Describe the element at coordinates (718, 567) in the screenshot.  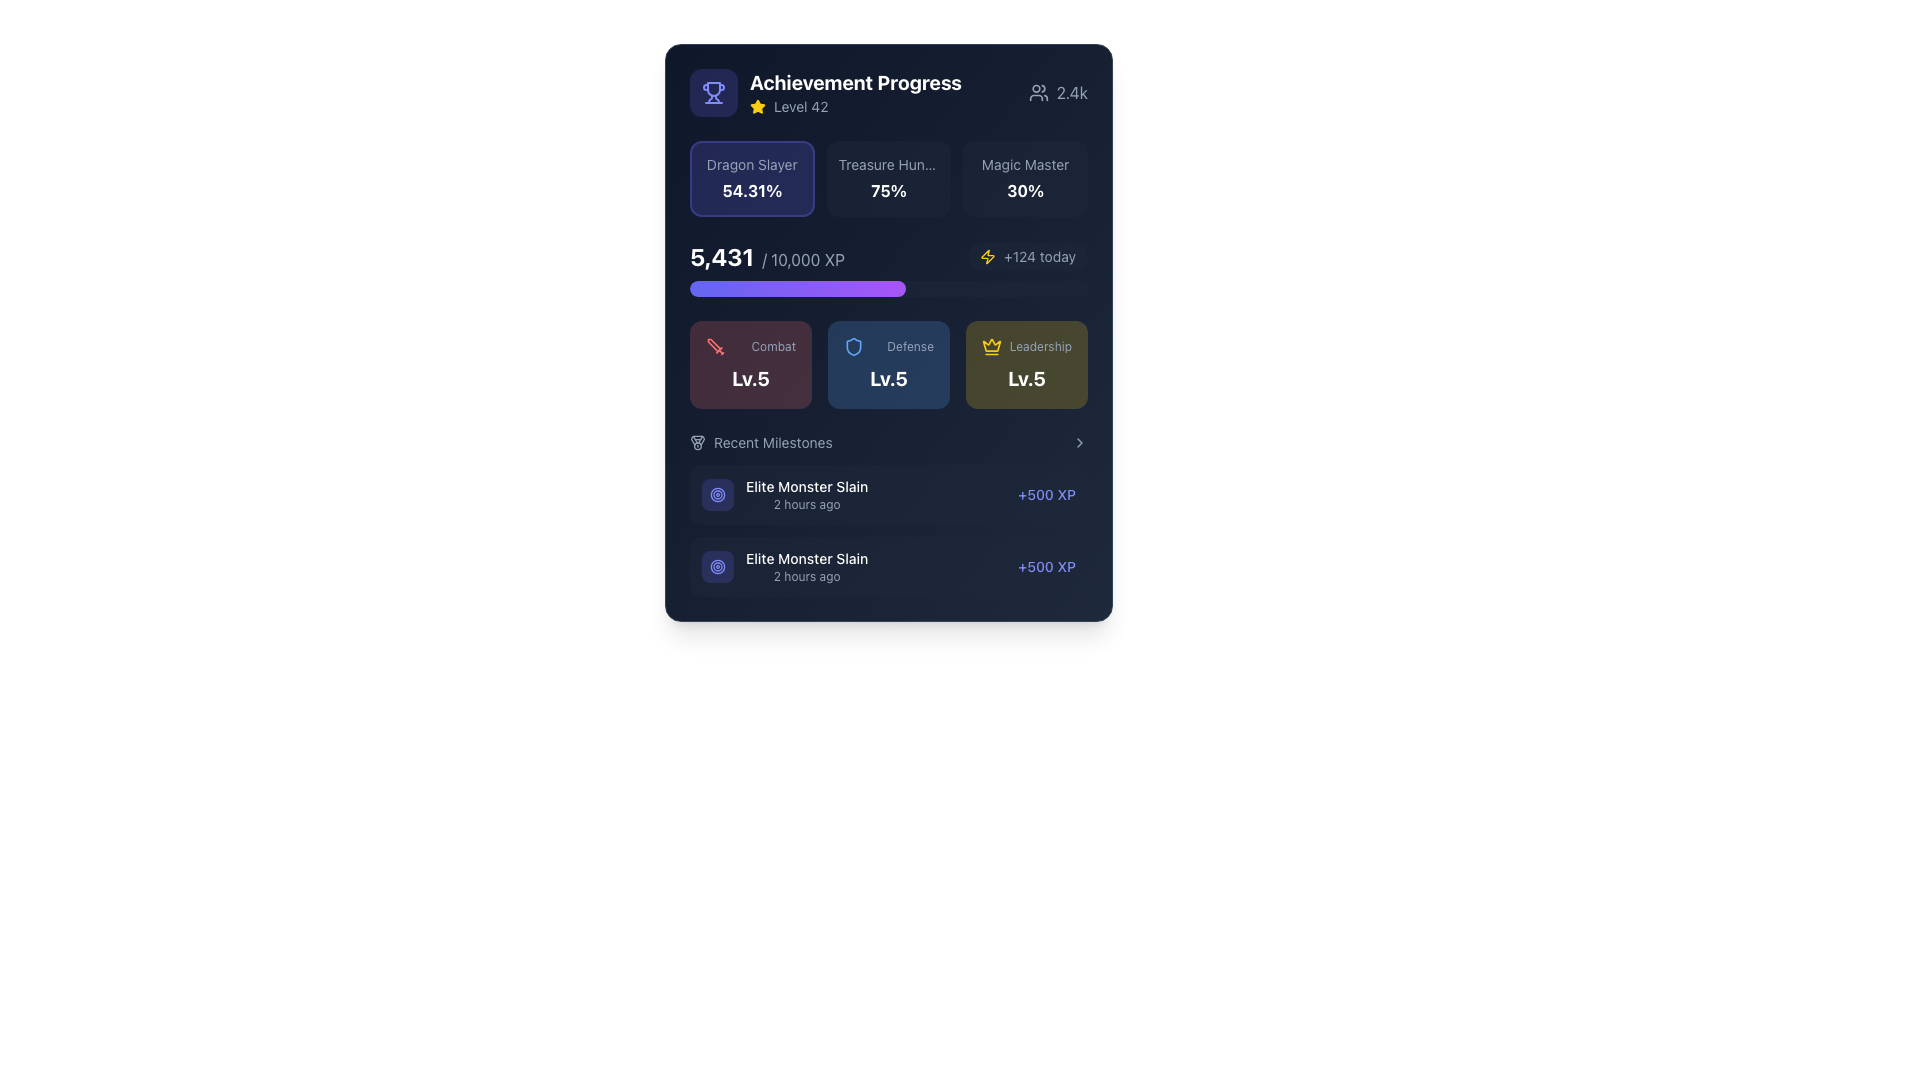
I see `the circular target icon with three concentric strokes and a central dot located in the bottom-right of the card in the 'Recent Milestones' section` at that location.